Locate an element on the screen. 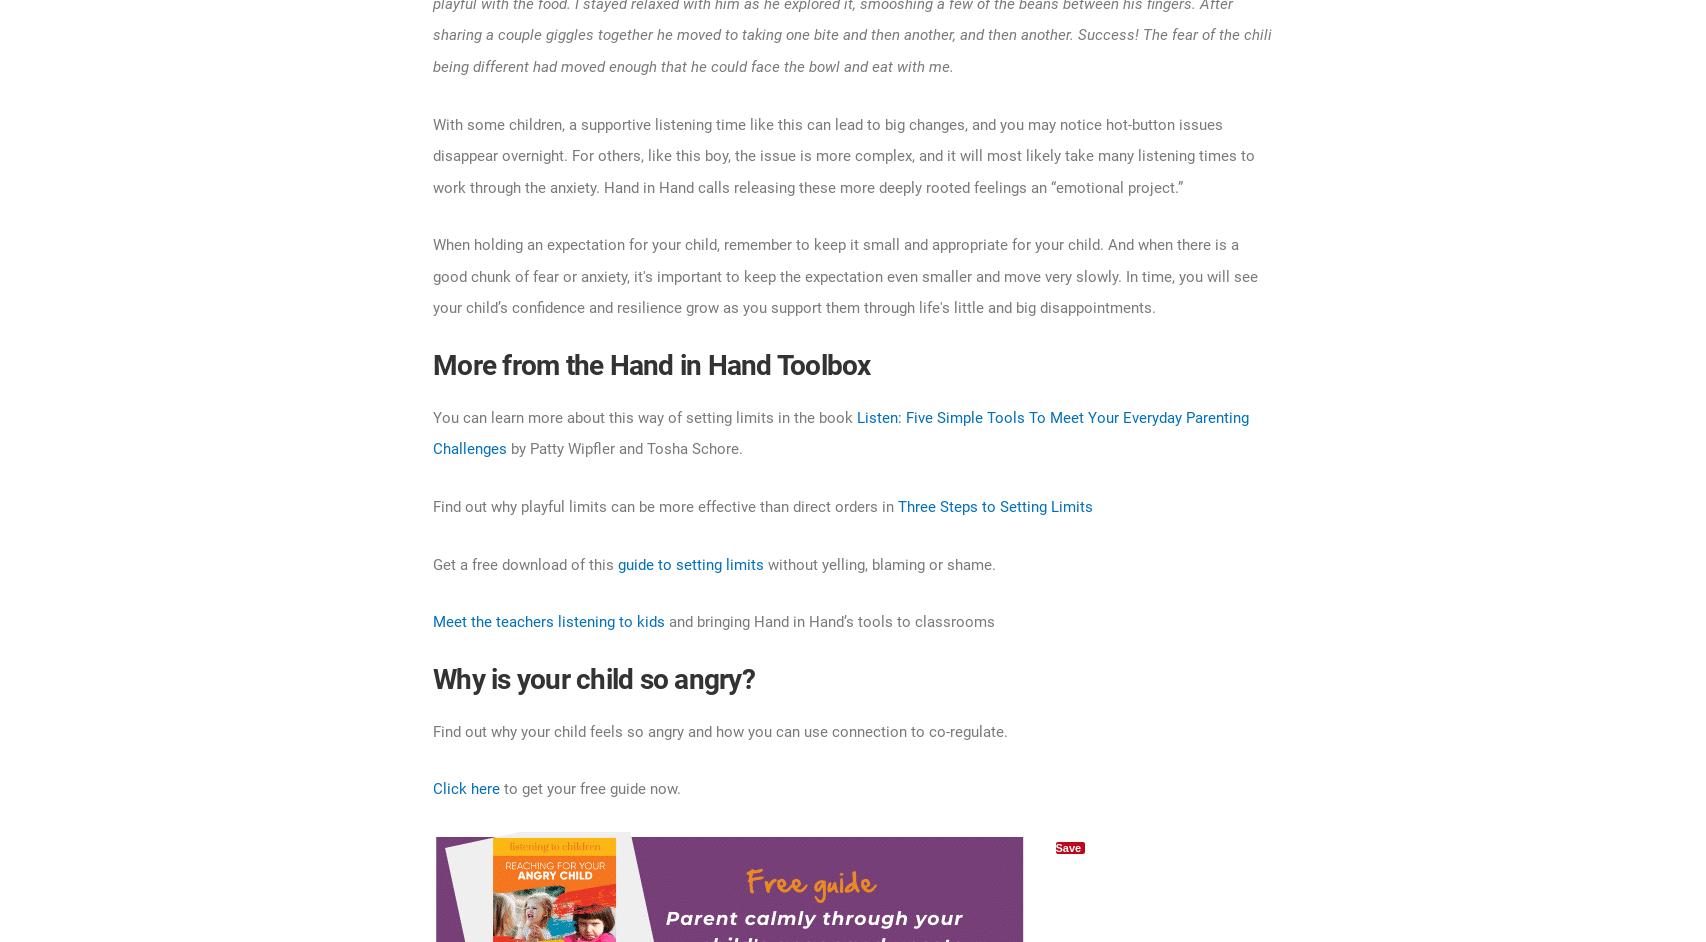 The width and height of the screenshot is (1706, 942). 'Click here' is located at coordinates (465, 789).